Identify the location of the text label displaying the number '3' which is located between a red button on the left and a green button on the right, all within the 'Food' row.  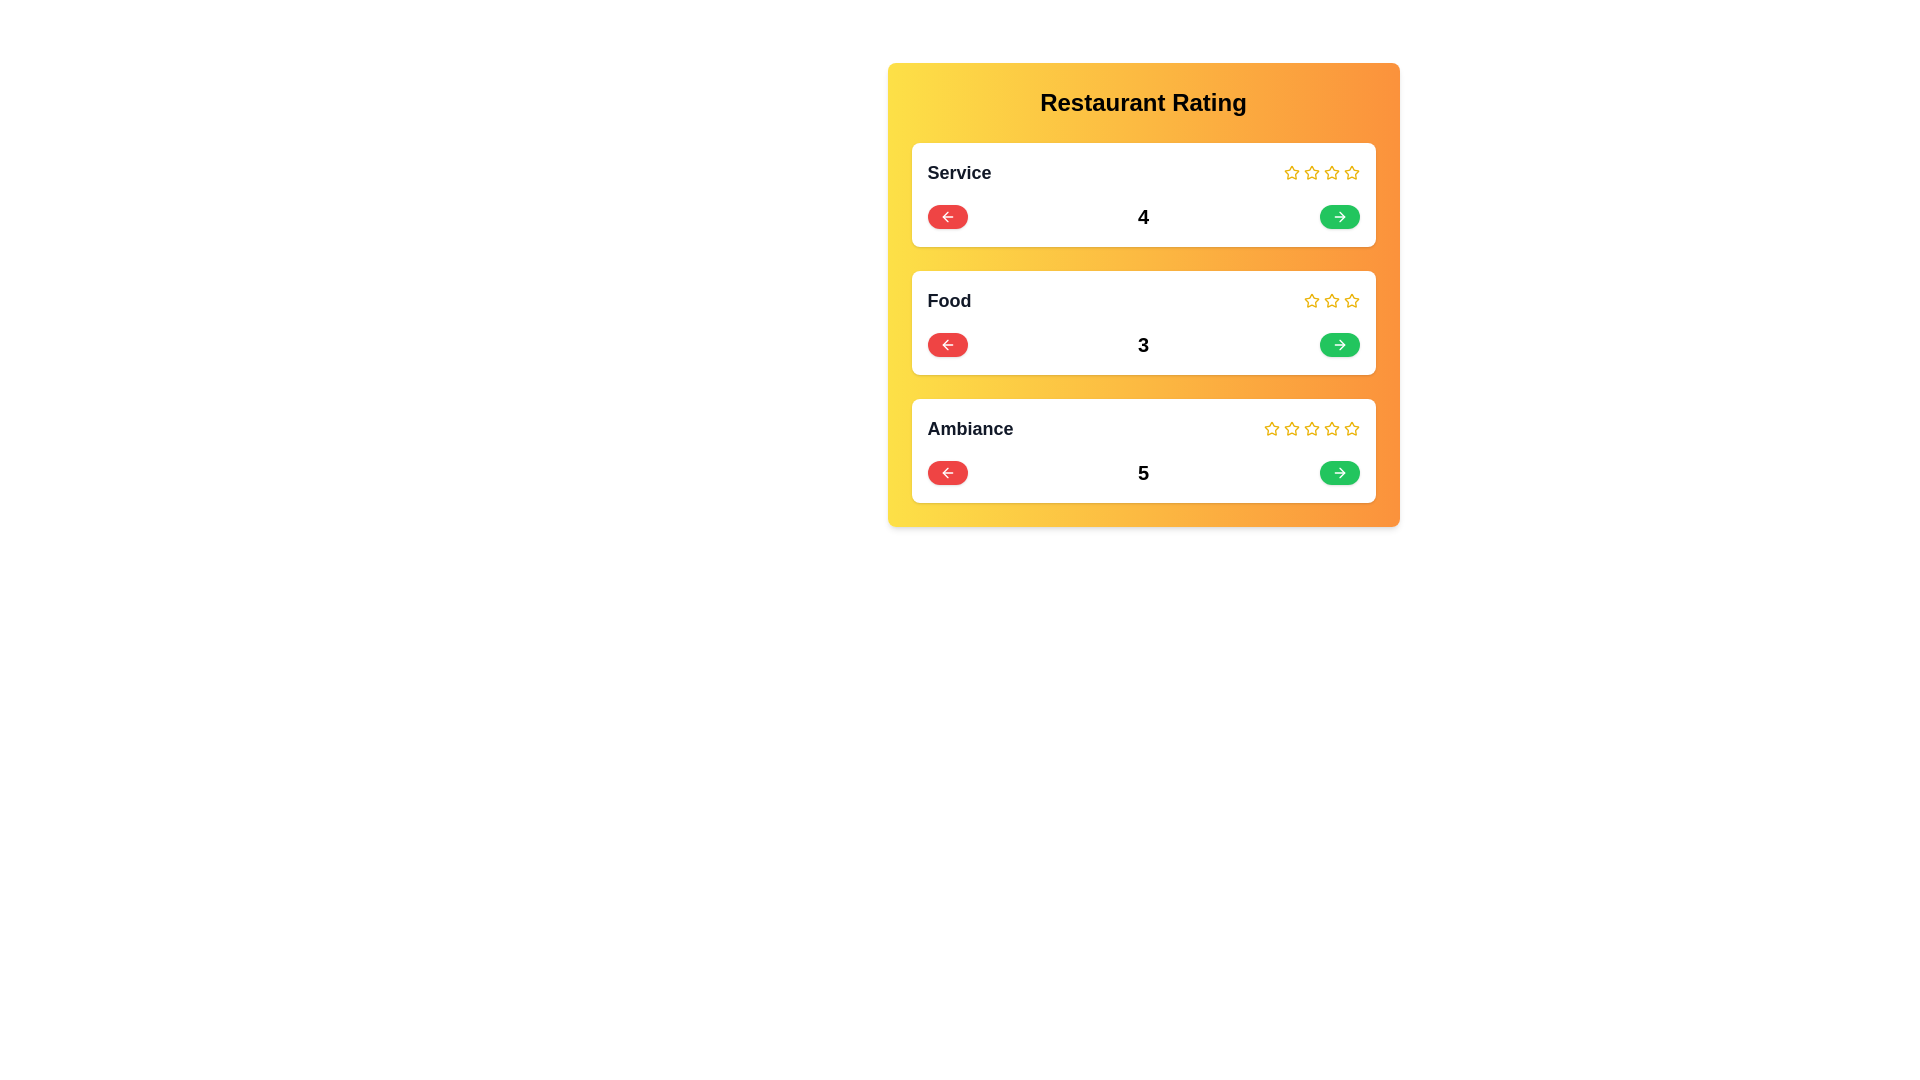
(1143, 343).